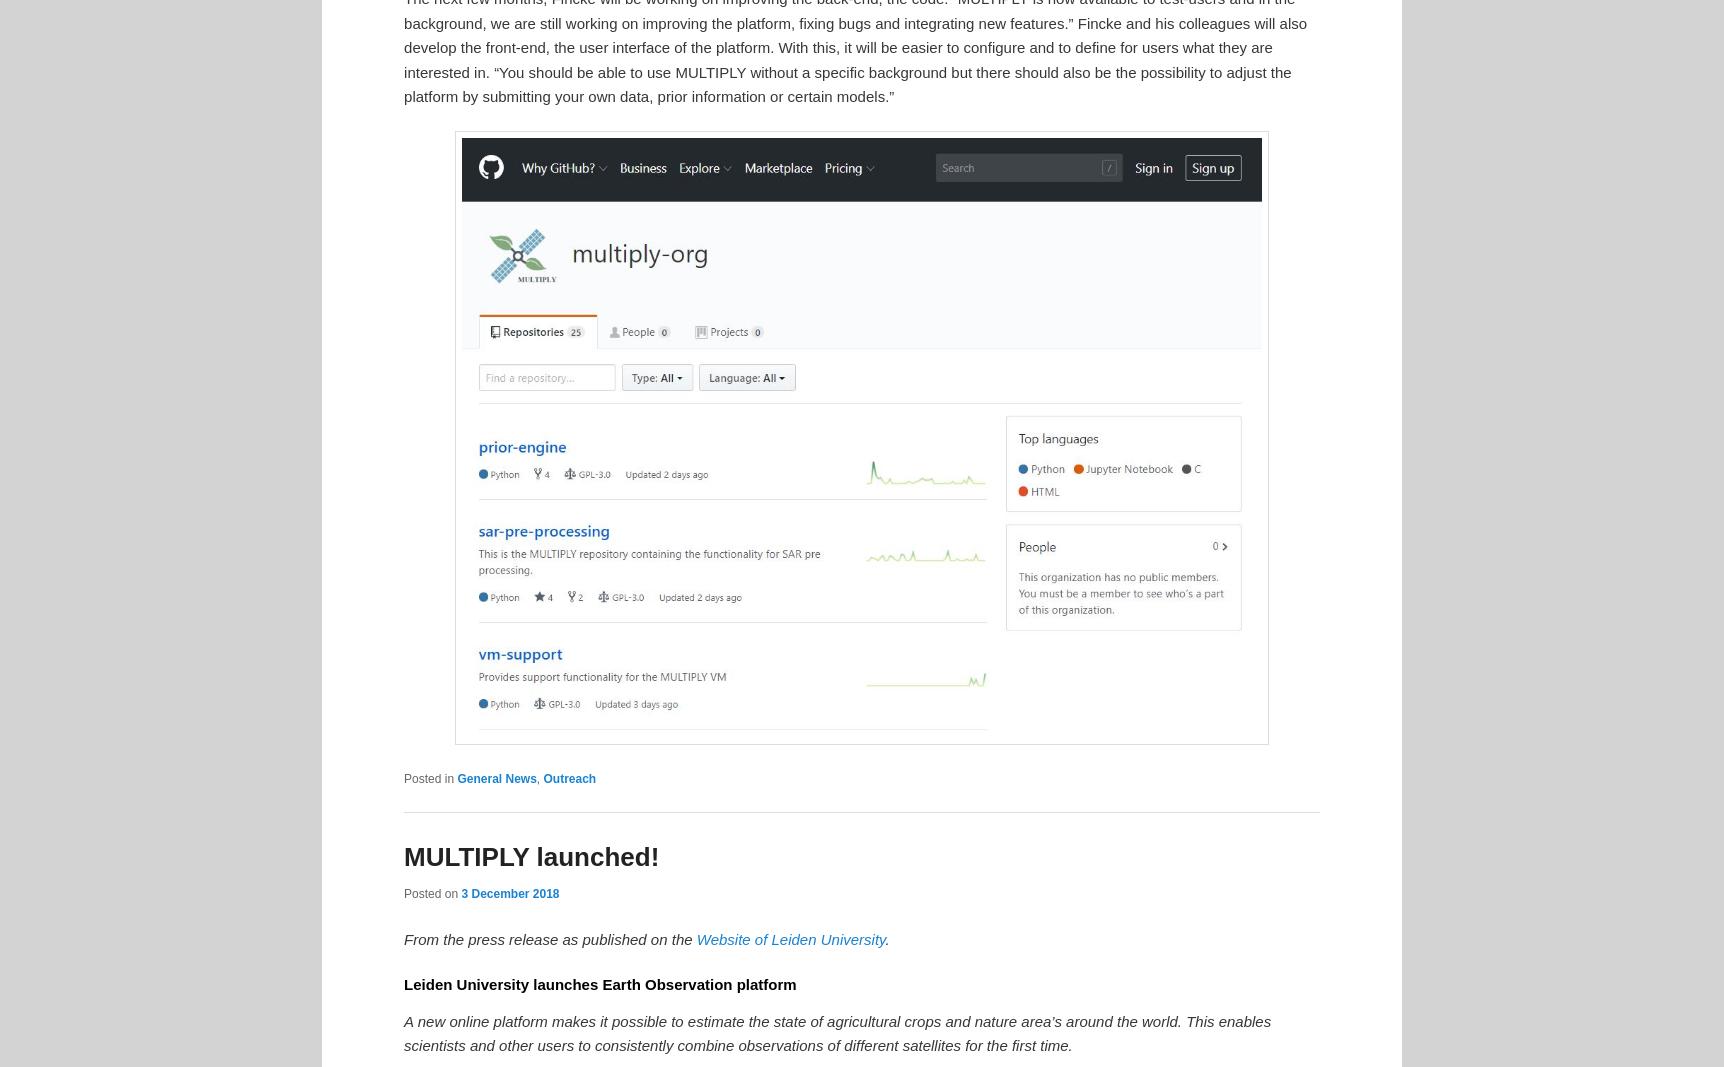 This screenshot has width=1724, height=1067. I want to click on 'Posted in', so click(427, 776).